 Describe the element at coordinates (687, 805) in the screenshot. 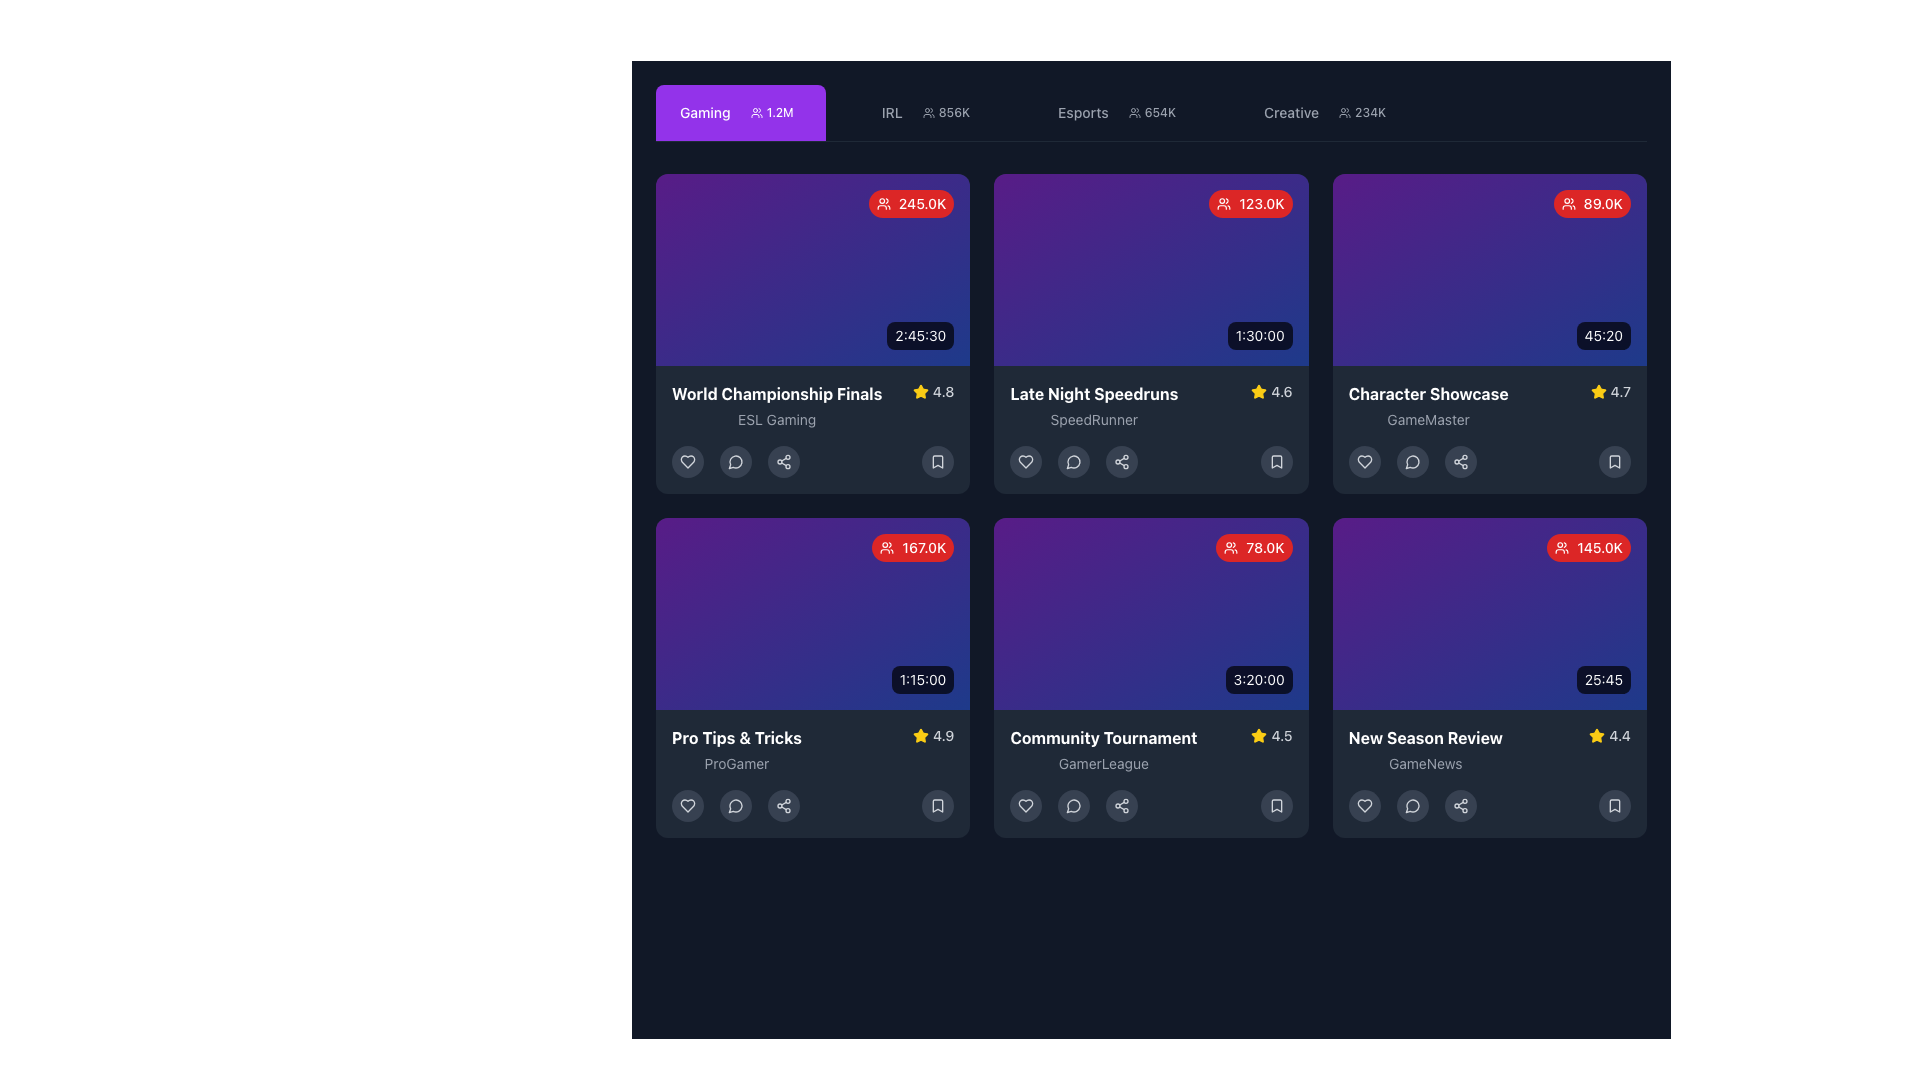

I see `the heart-shaped icon located in the control row beneath the video card titled 'Pro Tips & Tricks' by 'ProGamer', which is the first icon in the group of interactive controls` at that location.